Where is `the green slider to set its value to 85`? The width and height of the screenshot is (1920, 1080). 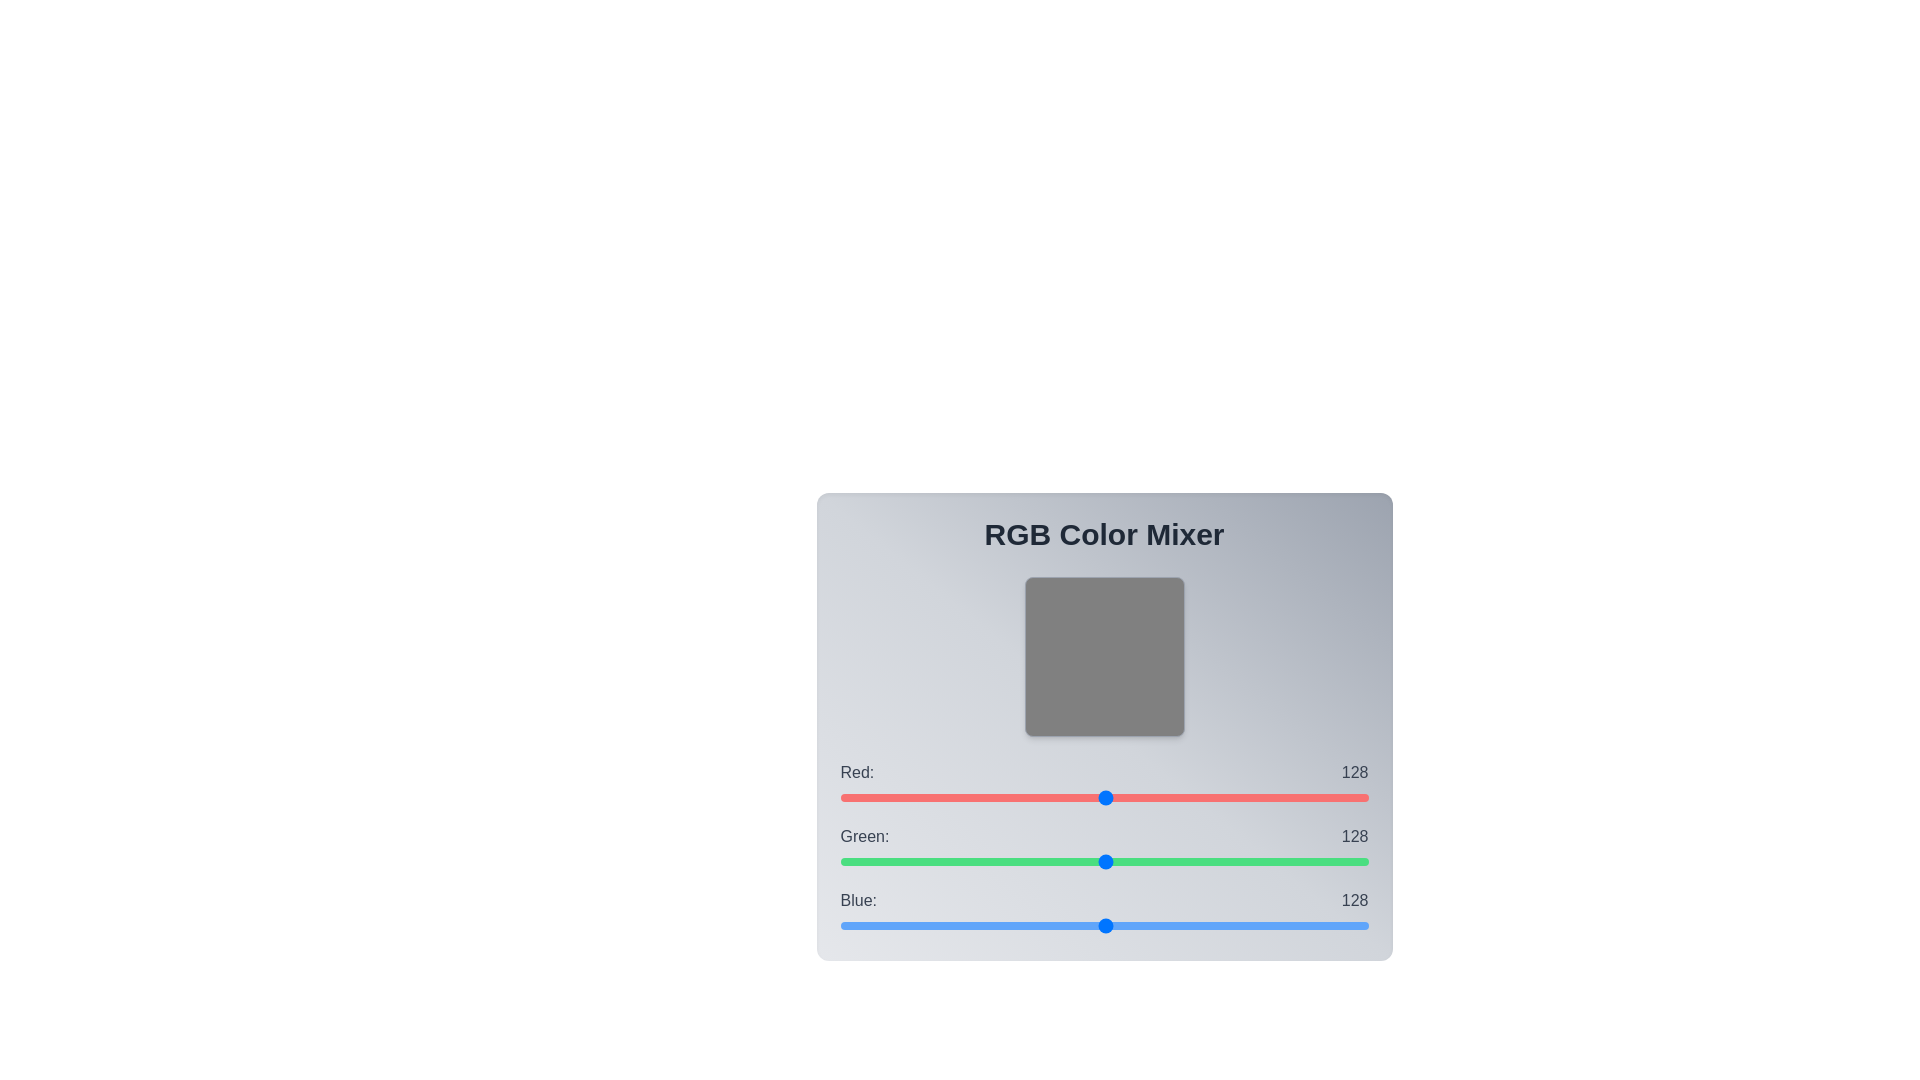
the green slider to set its value to 85 is located at coordinates (1016, 860).